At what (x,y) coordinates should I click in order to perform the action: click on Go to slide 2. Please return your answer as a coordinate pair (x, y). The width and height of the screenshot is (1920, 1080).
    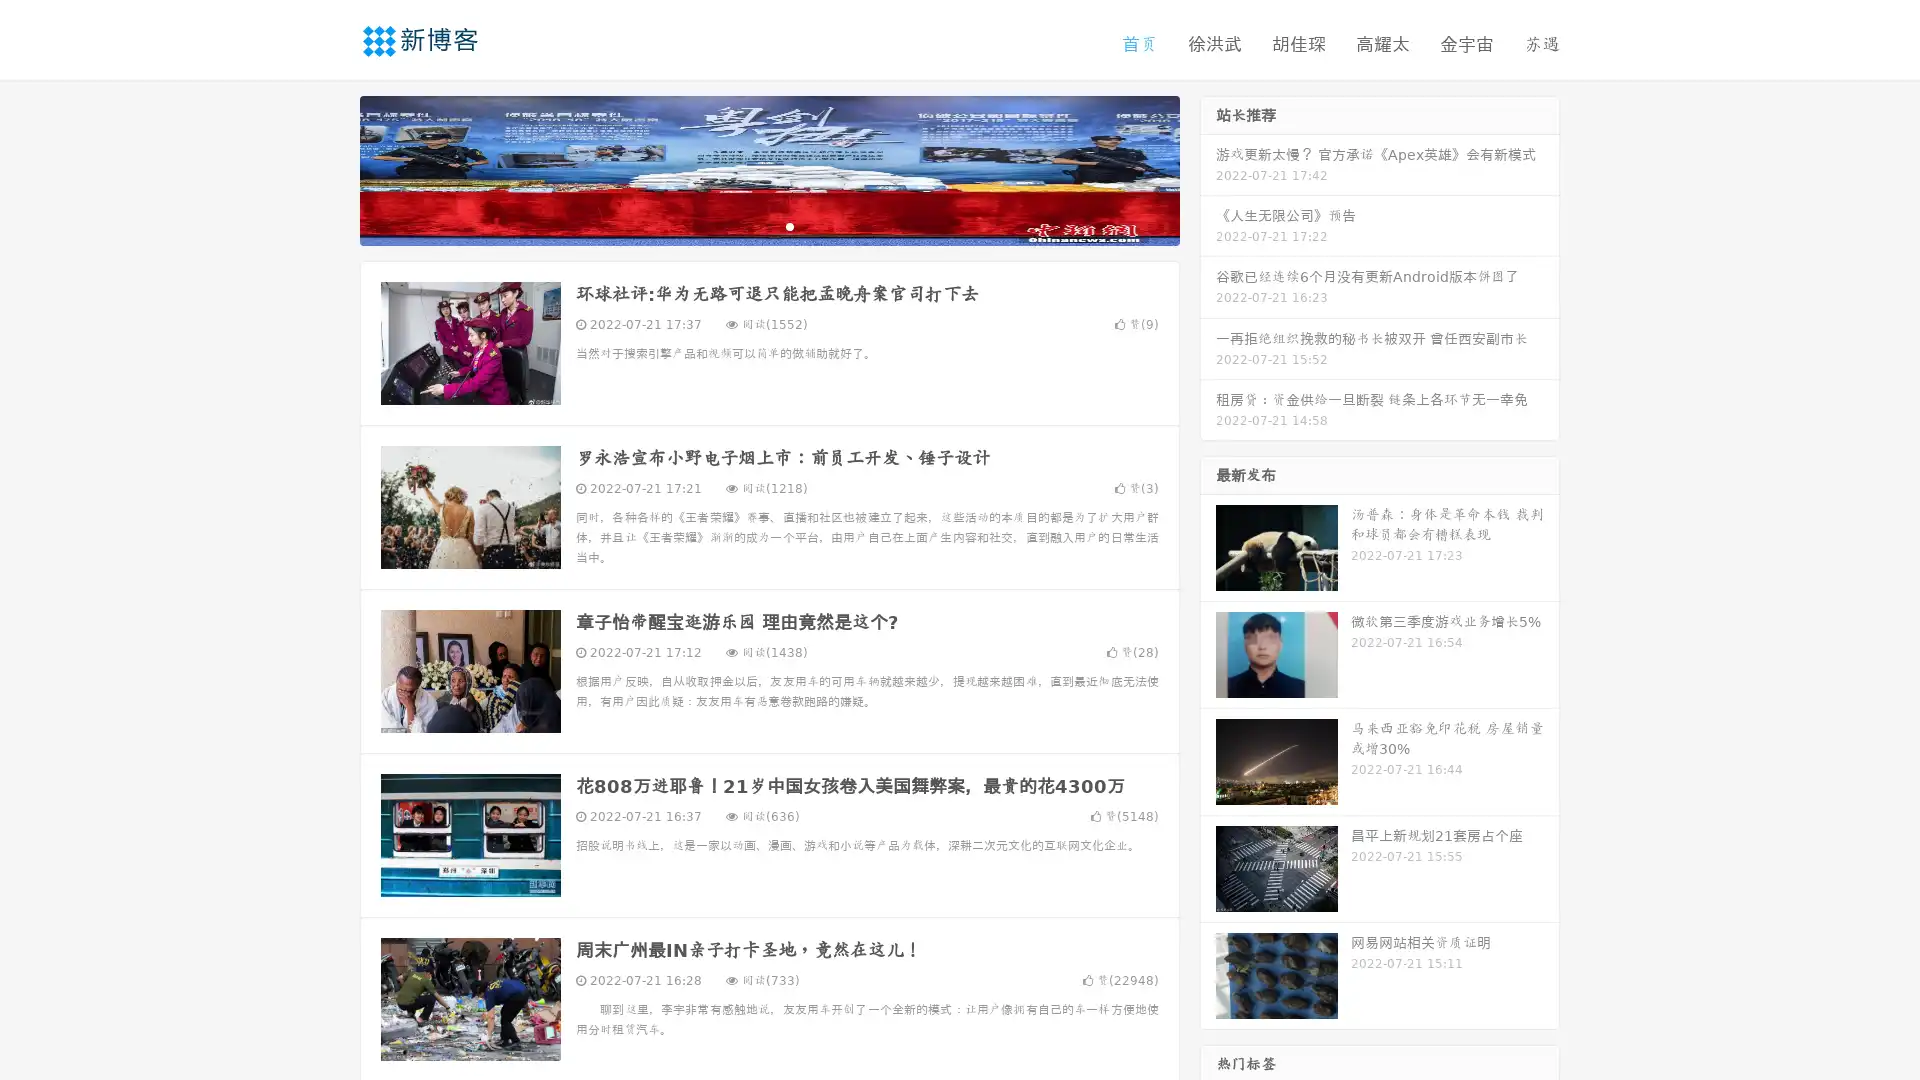
    Looking at the image, I should click on (768, 225).